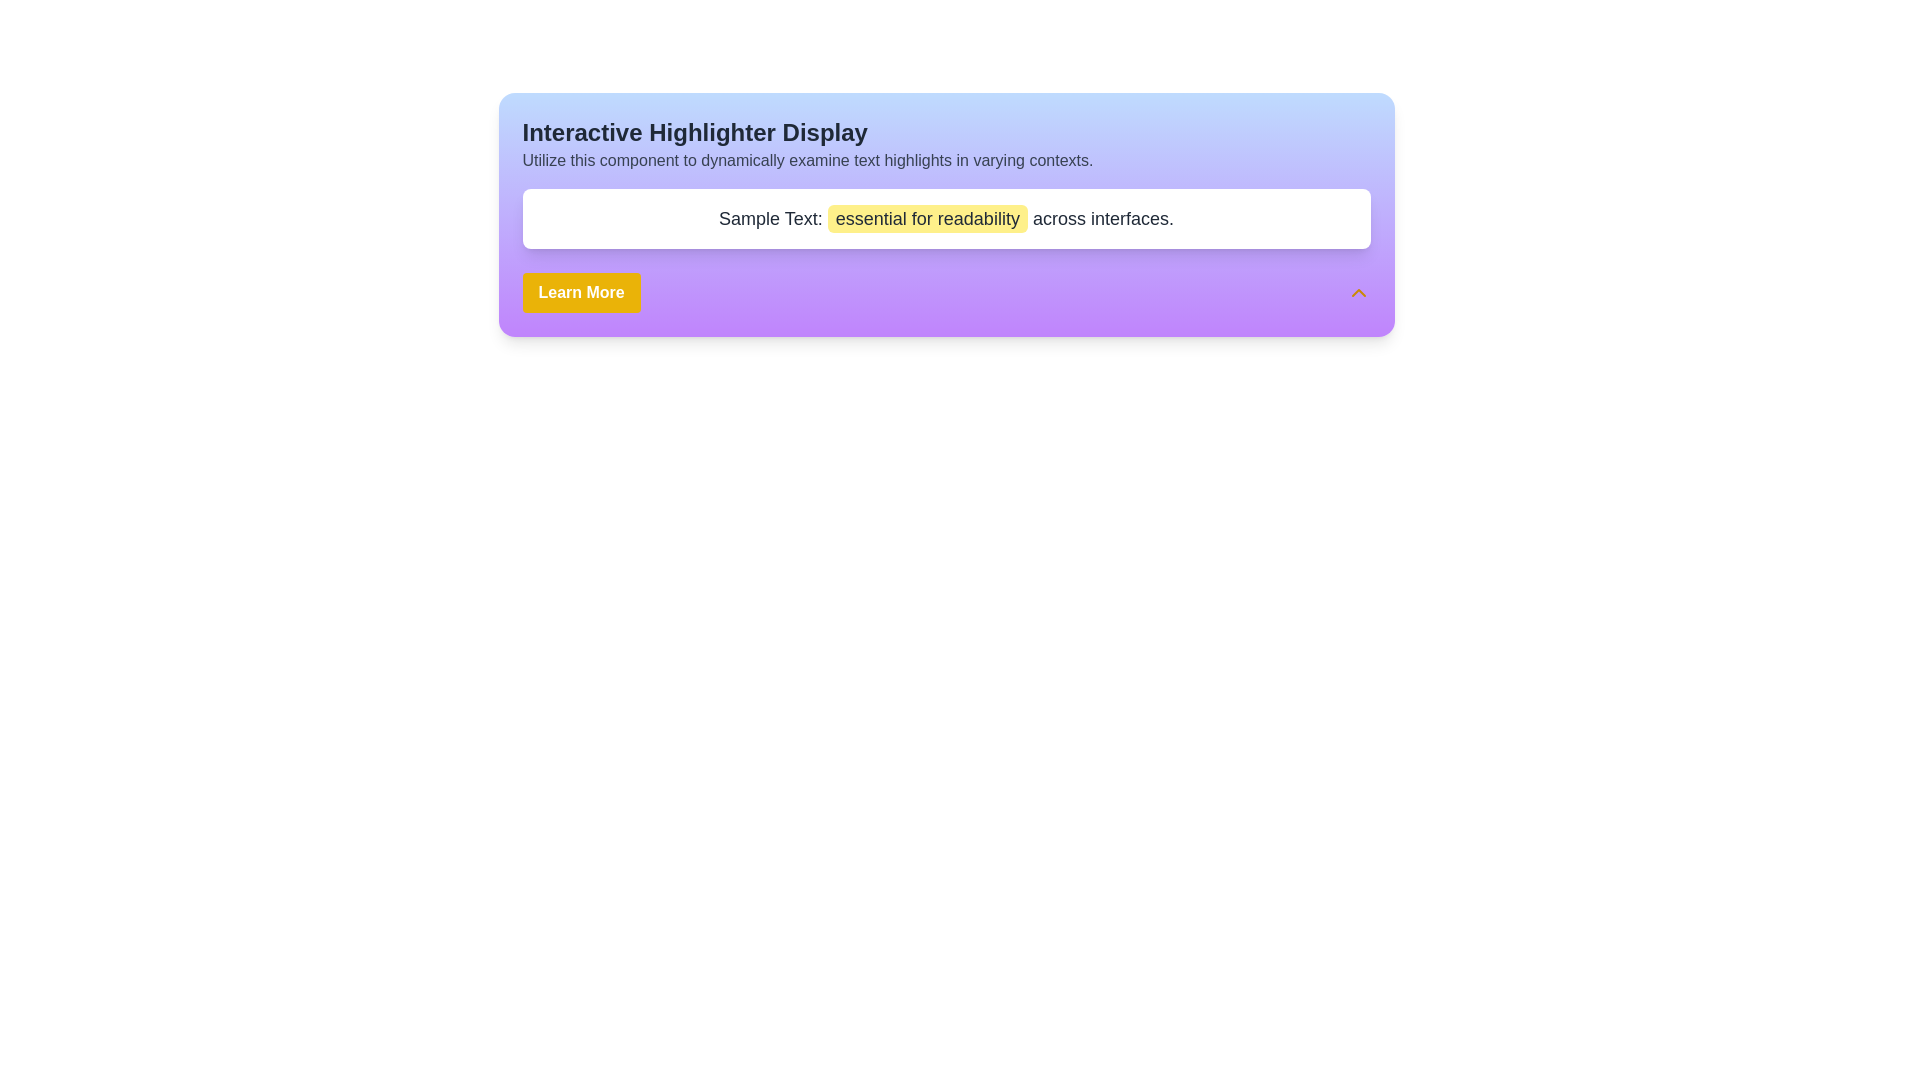 This screenshot has height=1080, width=1920. I want to click on the Text Box that displays specific textual content, positioned centrally beneath the title 'Interactive Highlighter Display' and above the 'Learn More' button, so click(945, 219).